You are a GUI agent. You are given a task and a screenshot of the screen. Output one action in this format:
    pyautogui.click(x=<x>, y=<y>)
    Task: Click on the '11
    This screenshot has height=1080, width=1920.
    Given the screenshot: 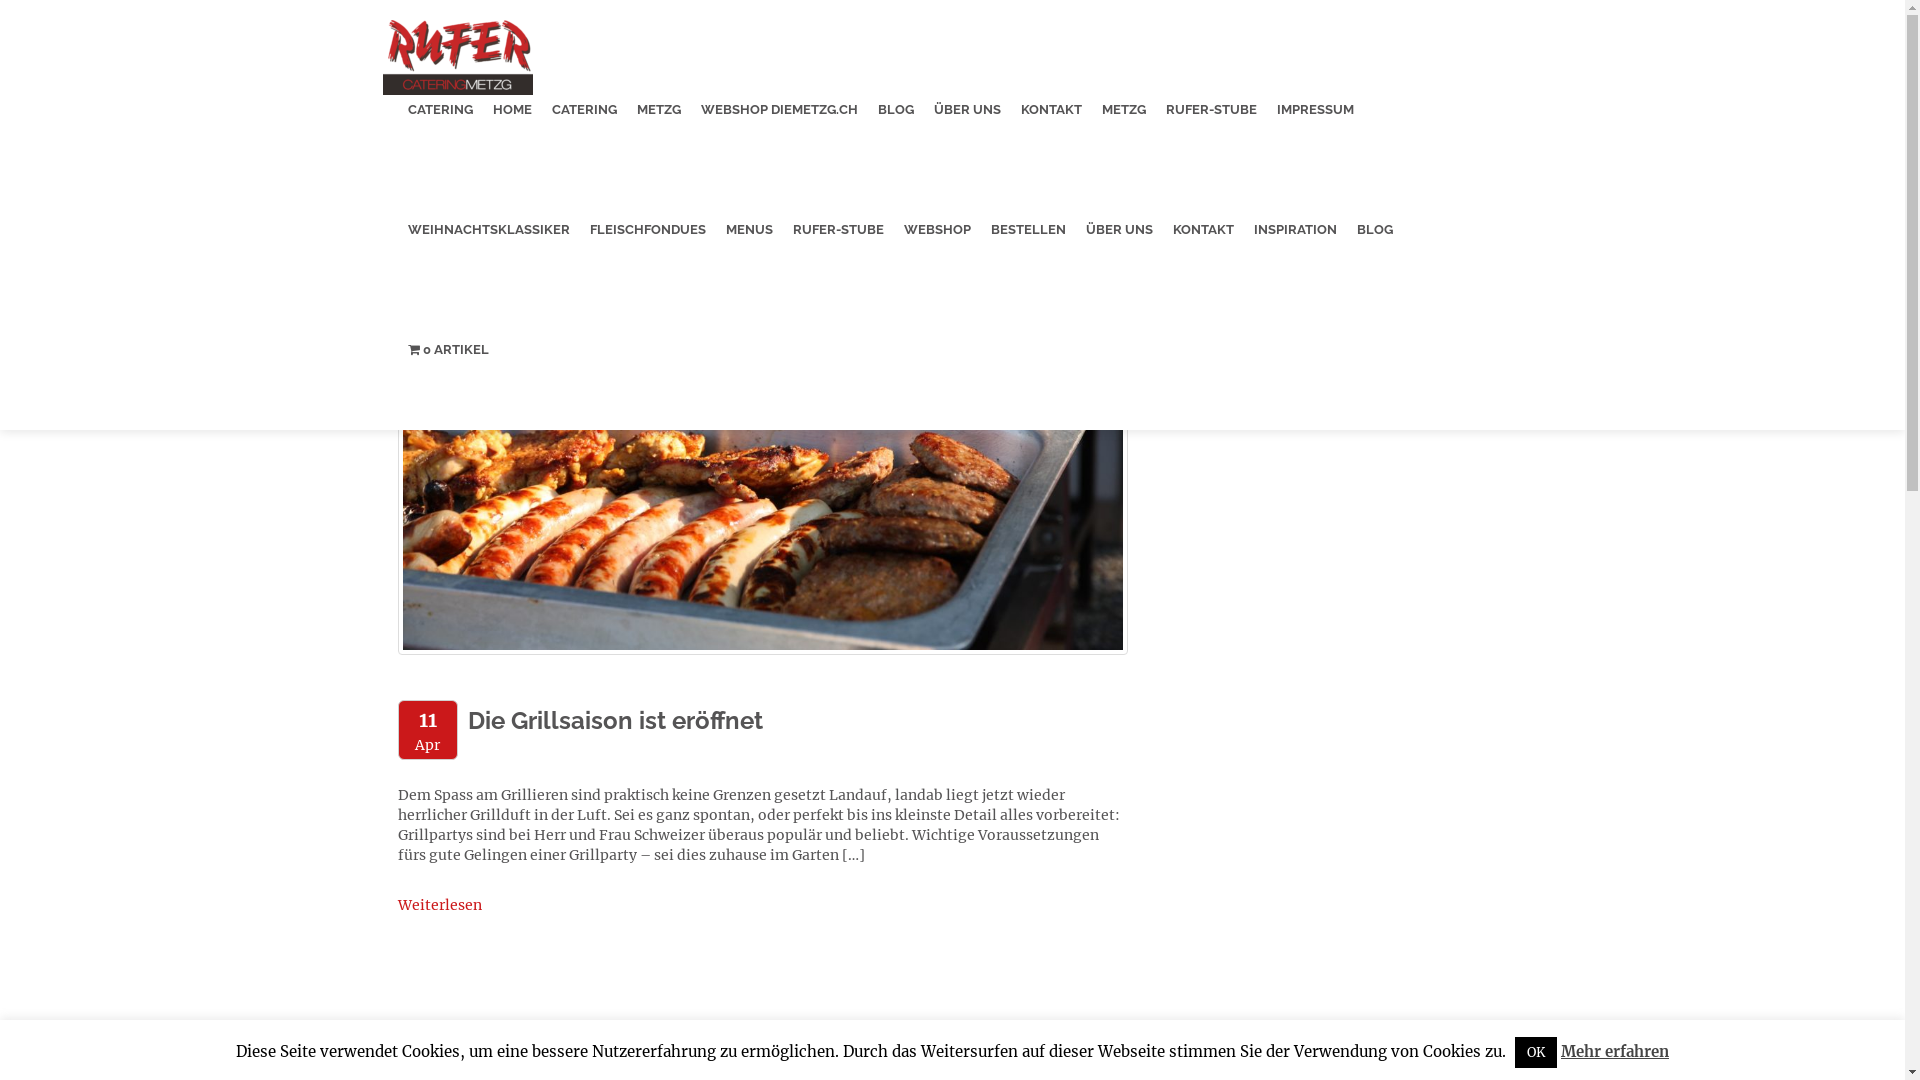 What is the action you would take?
    pyautogui.click(x=426, y=729)
    